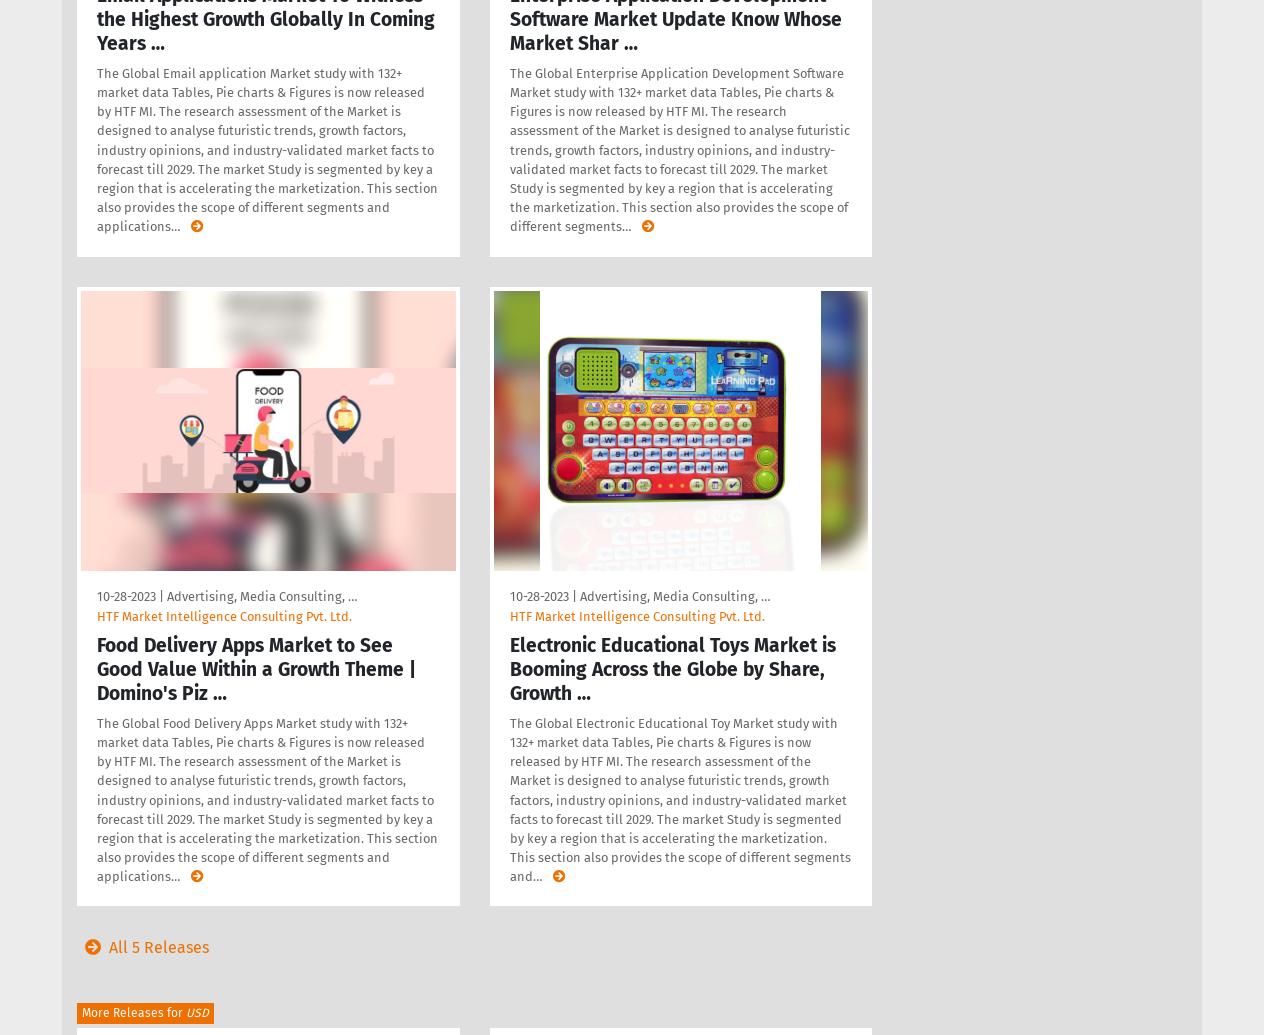 The image size is (1264, 1035). I want to click on 'The Global Email application Market study with 132+ market data Tables, Pie charts & Figures is now released by HTF MI. The research assessment of the Market is designed to analyse futuristic trends, growth factors, industry opinions, and industry-validated market facts to forecast till 2029. 
The market Study is segmented by key a region that is accelerating the marketization. 
This section also provides the scope of different segments and applications', so click(267, 149).